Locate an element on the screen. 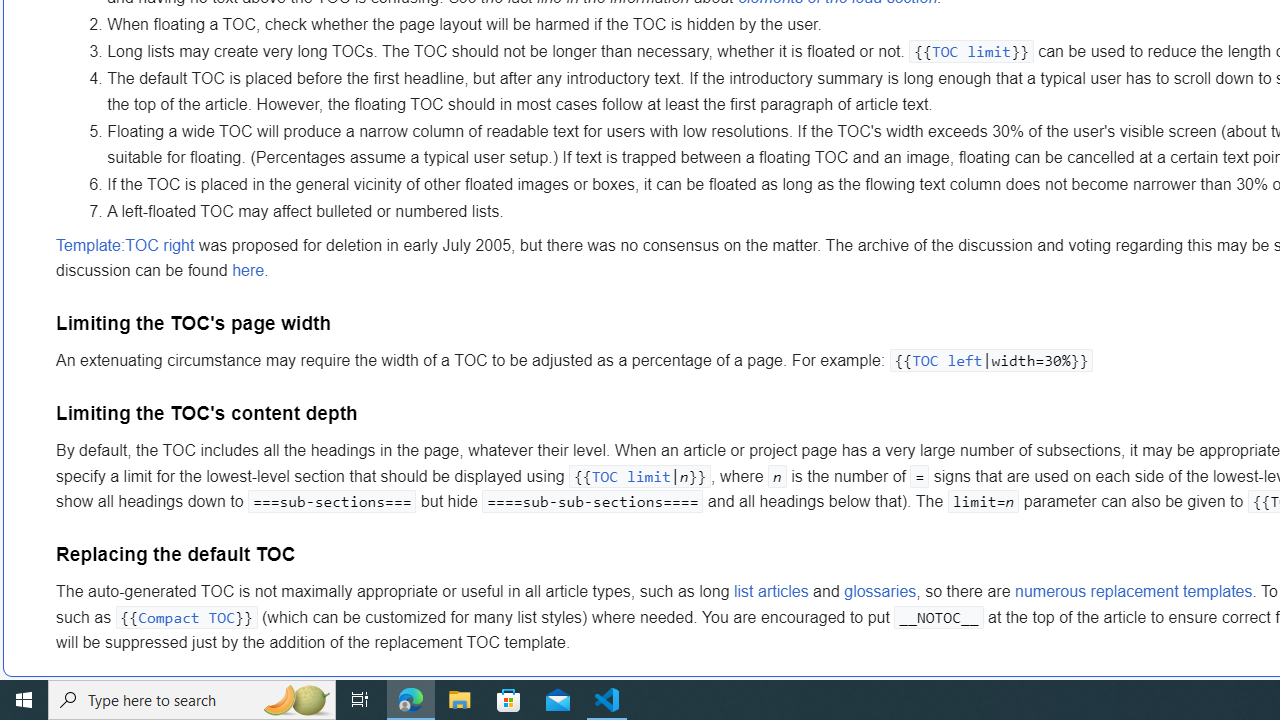  'glossaries' is located at coordinates (880, 591).